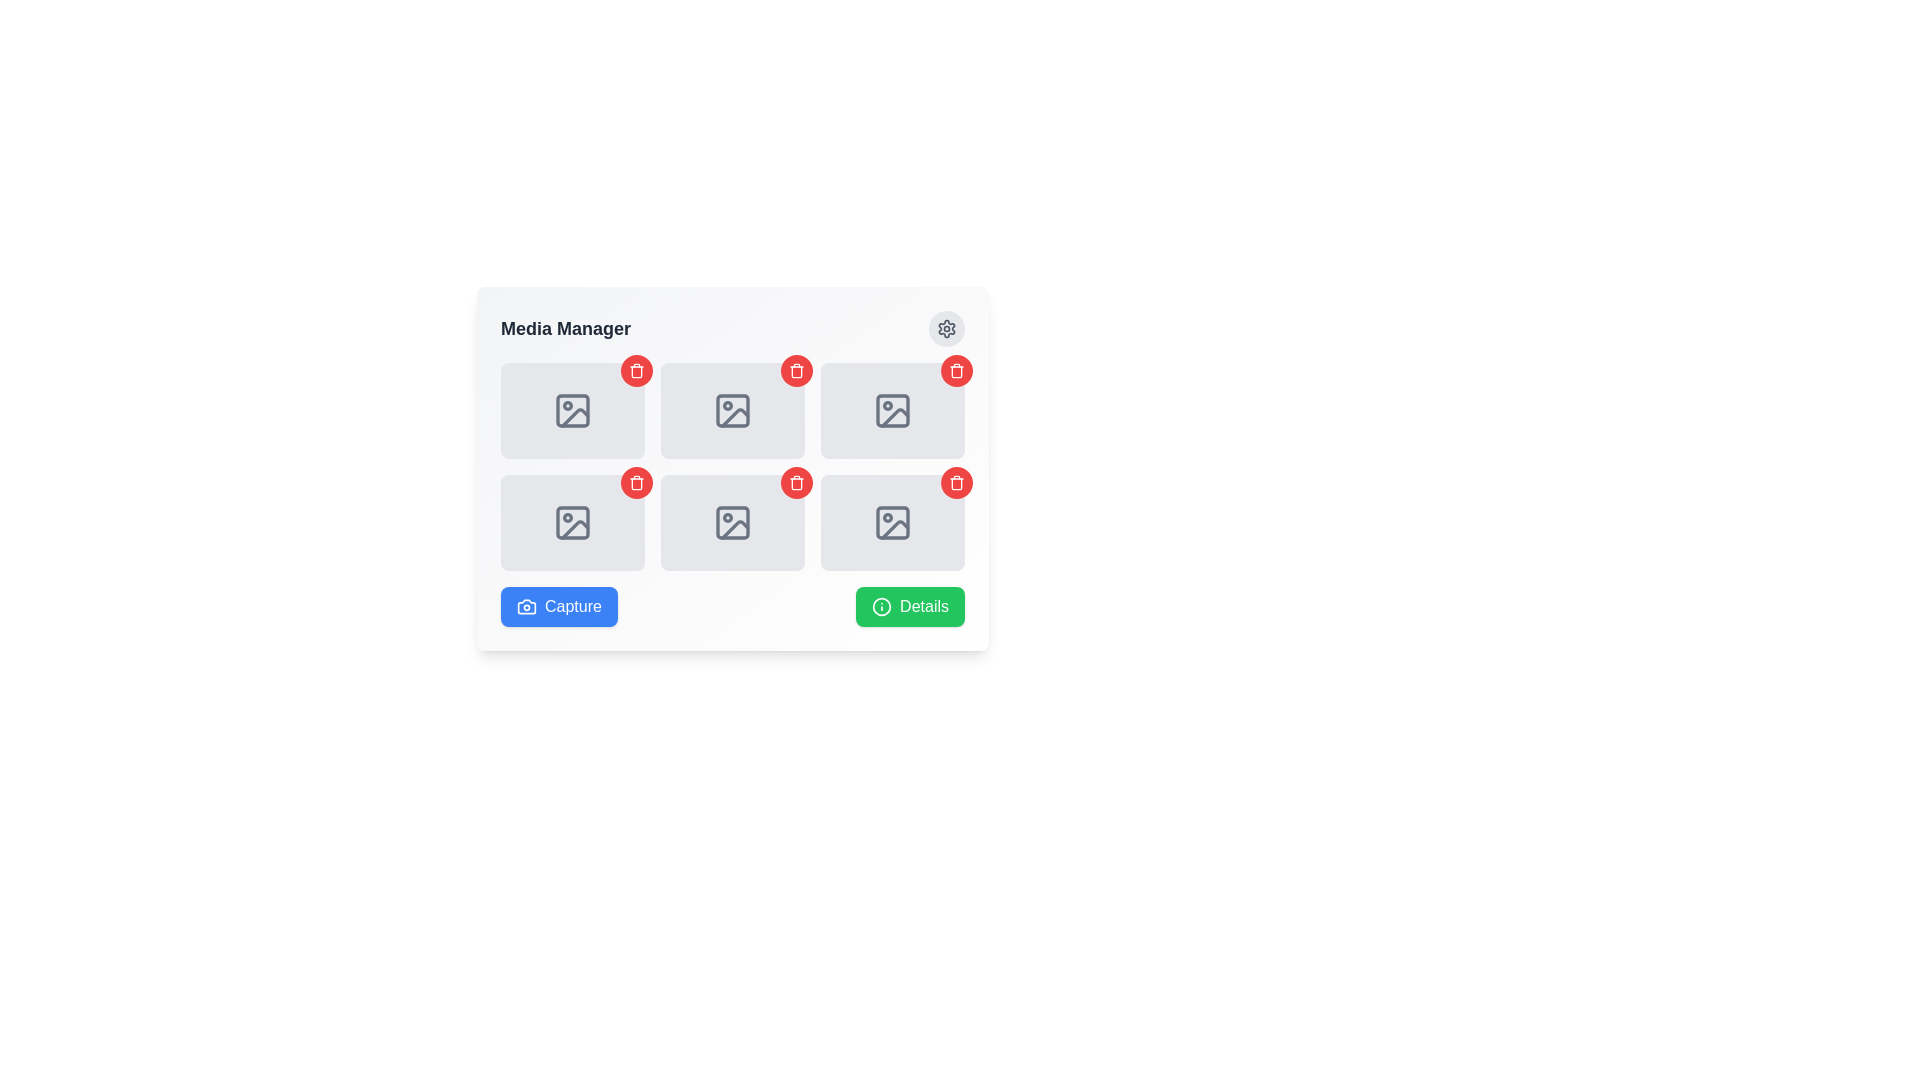  Describe the element at coordinates (891, 522) in the screenshot. I see `the image icon located in the lower-right corner of the 2x3 grid structure within the Media Manager interface, which serves as a preview for media content` at that location.